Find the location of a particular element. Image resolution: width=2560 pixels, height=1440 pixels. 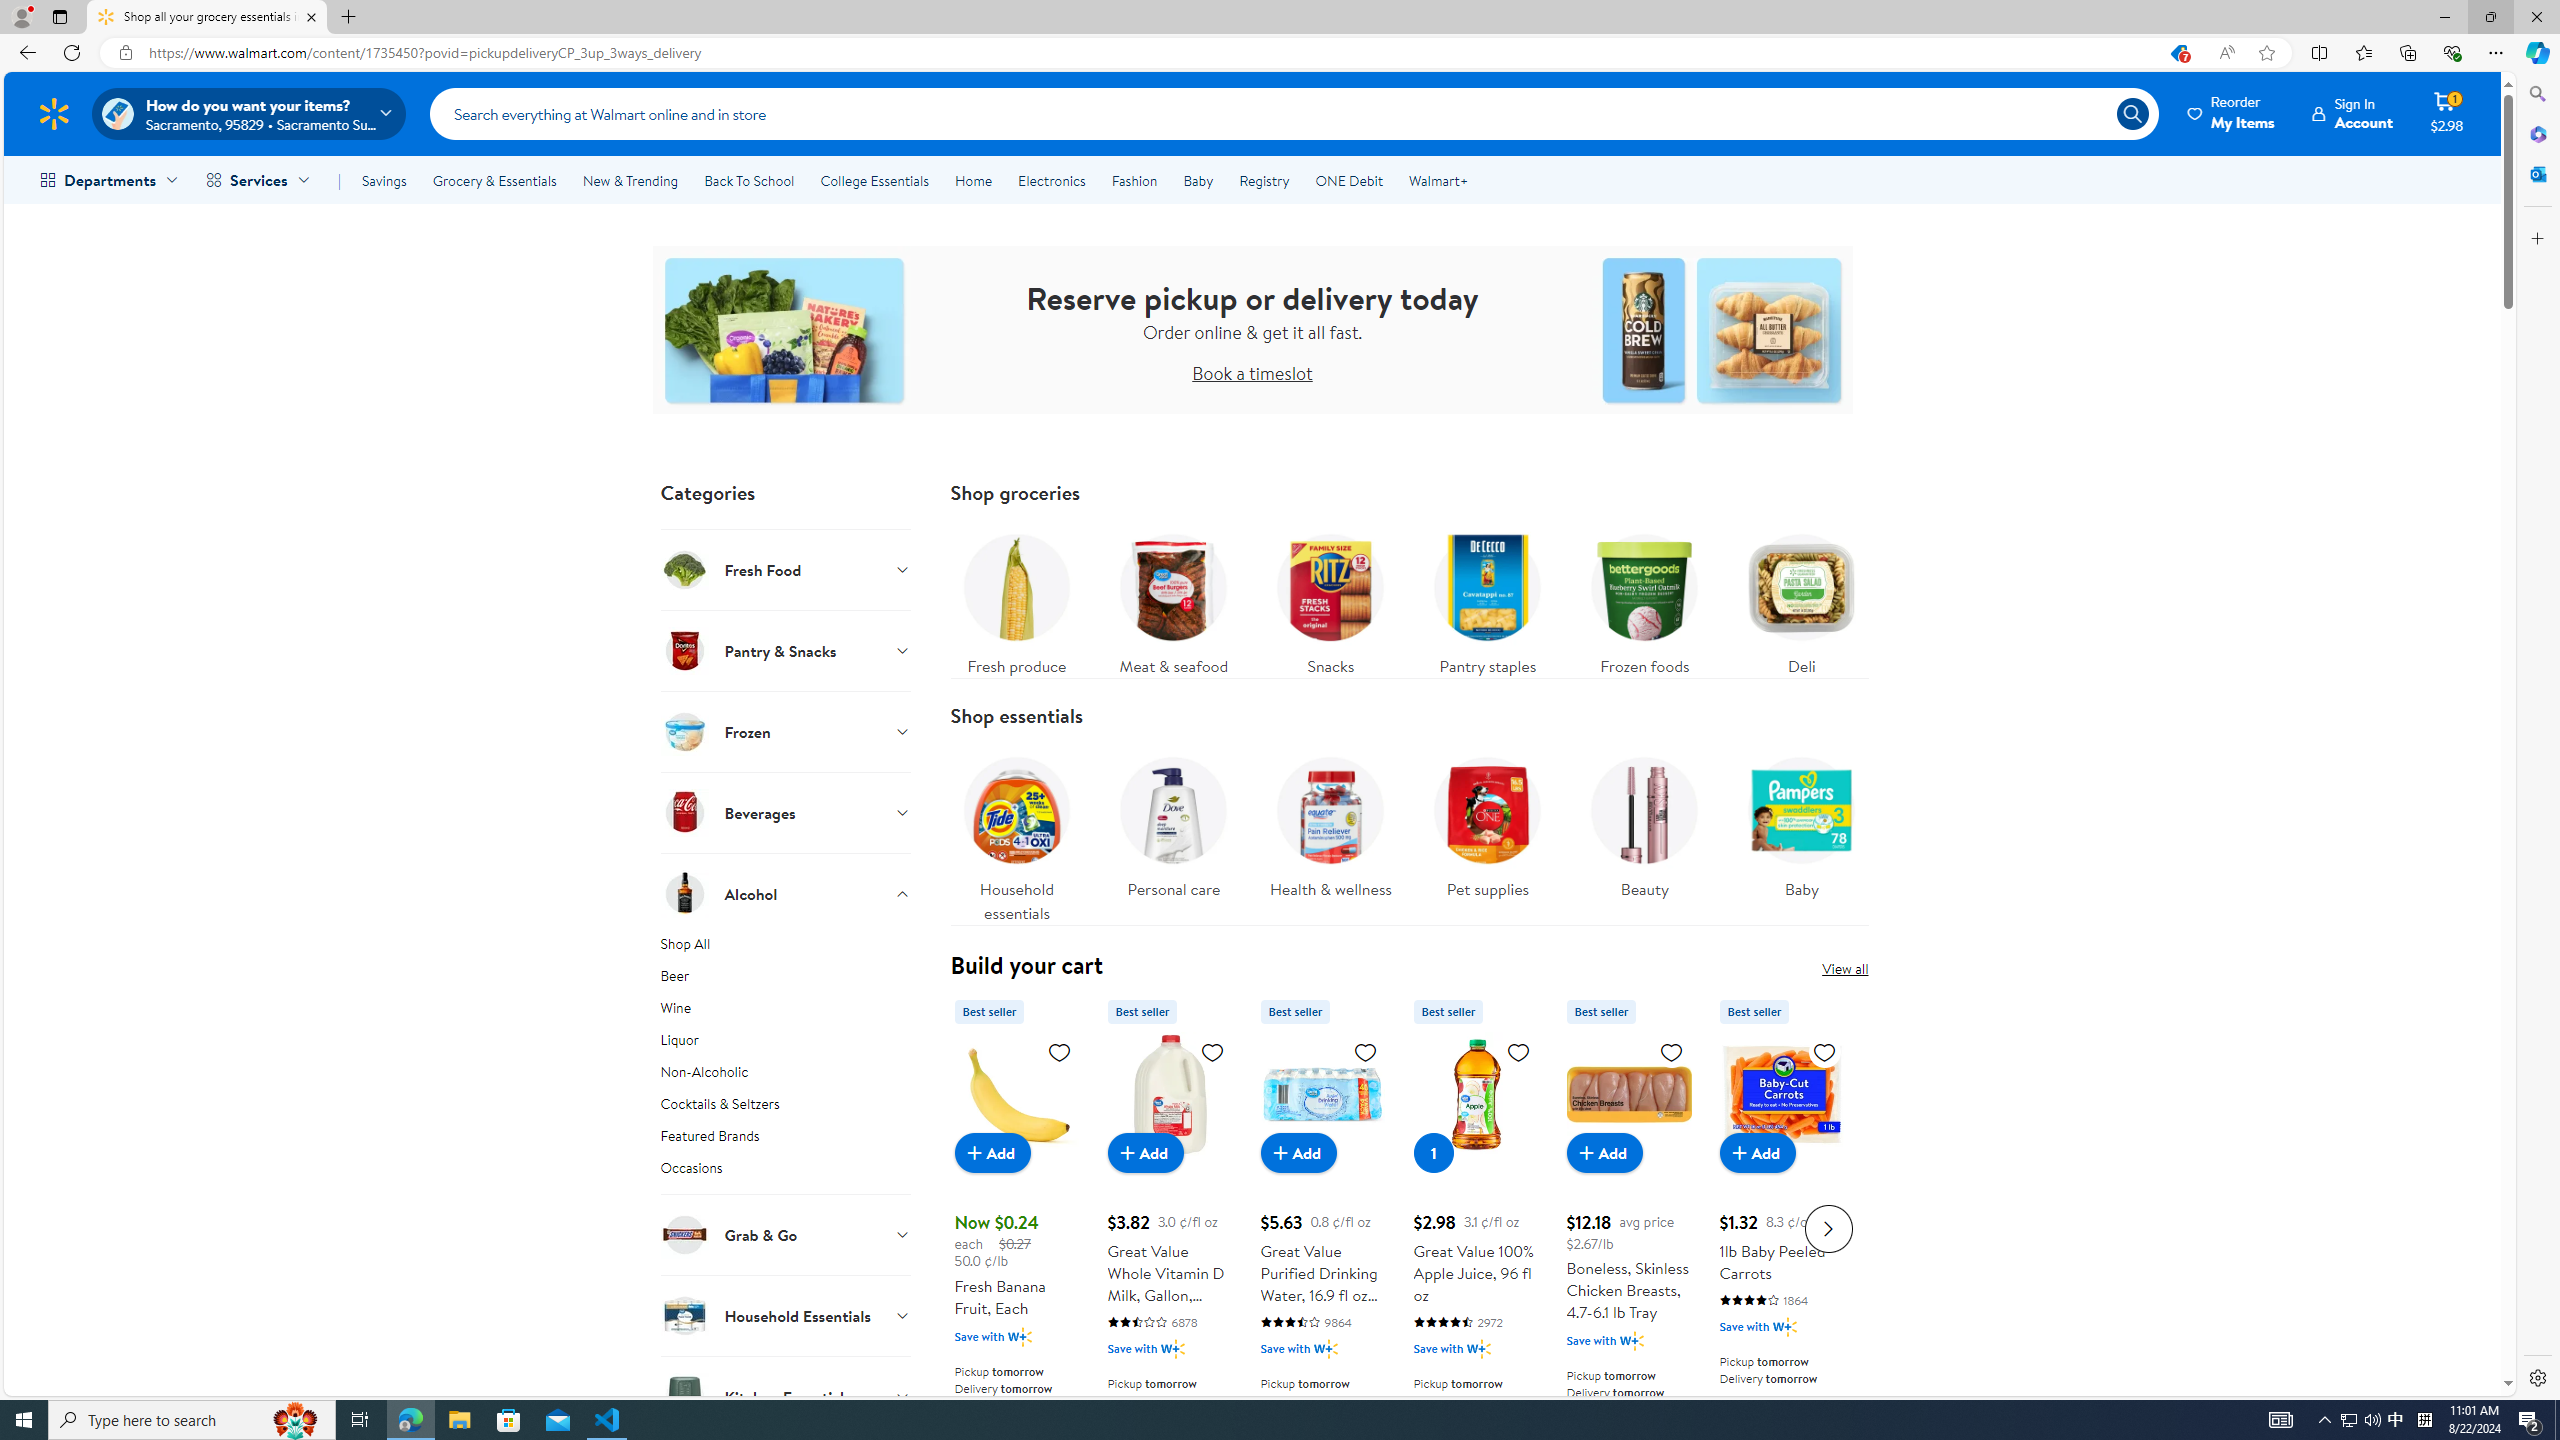

'Back To School' is located at coordinates (747, 180).